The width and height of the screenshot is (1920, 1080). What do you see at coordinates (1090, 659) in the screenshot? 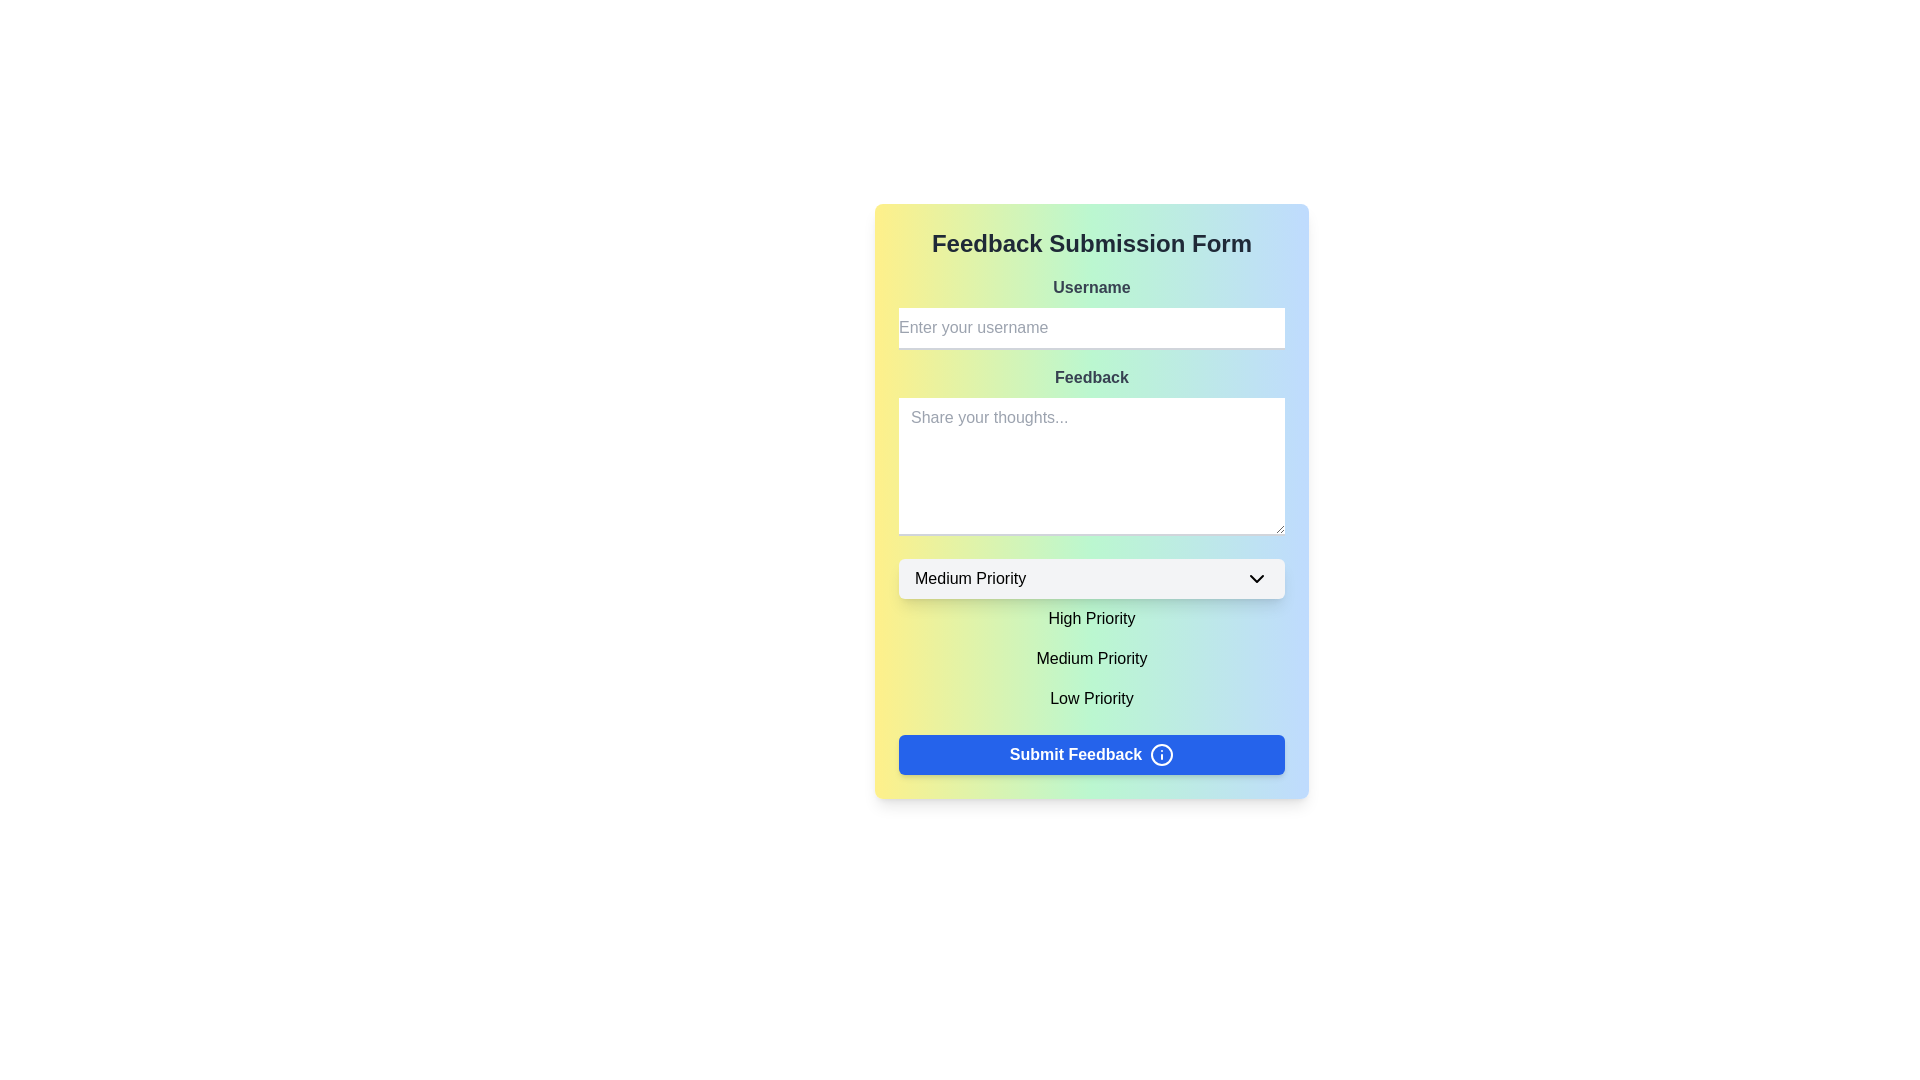
I see `the 'Medium Priority' text item in the priority selection list` at bounding box center [1090, 659].